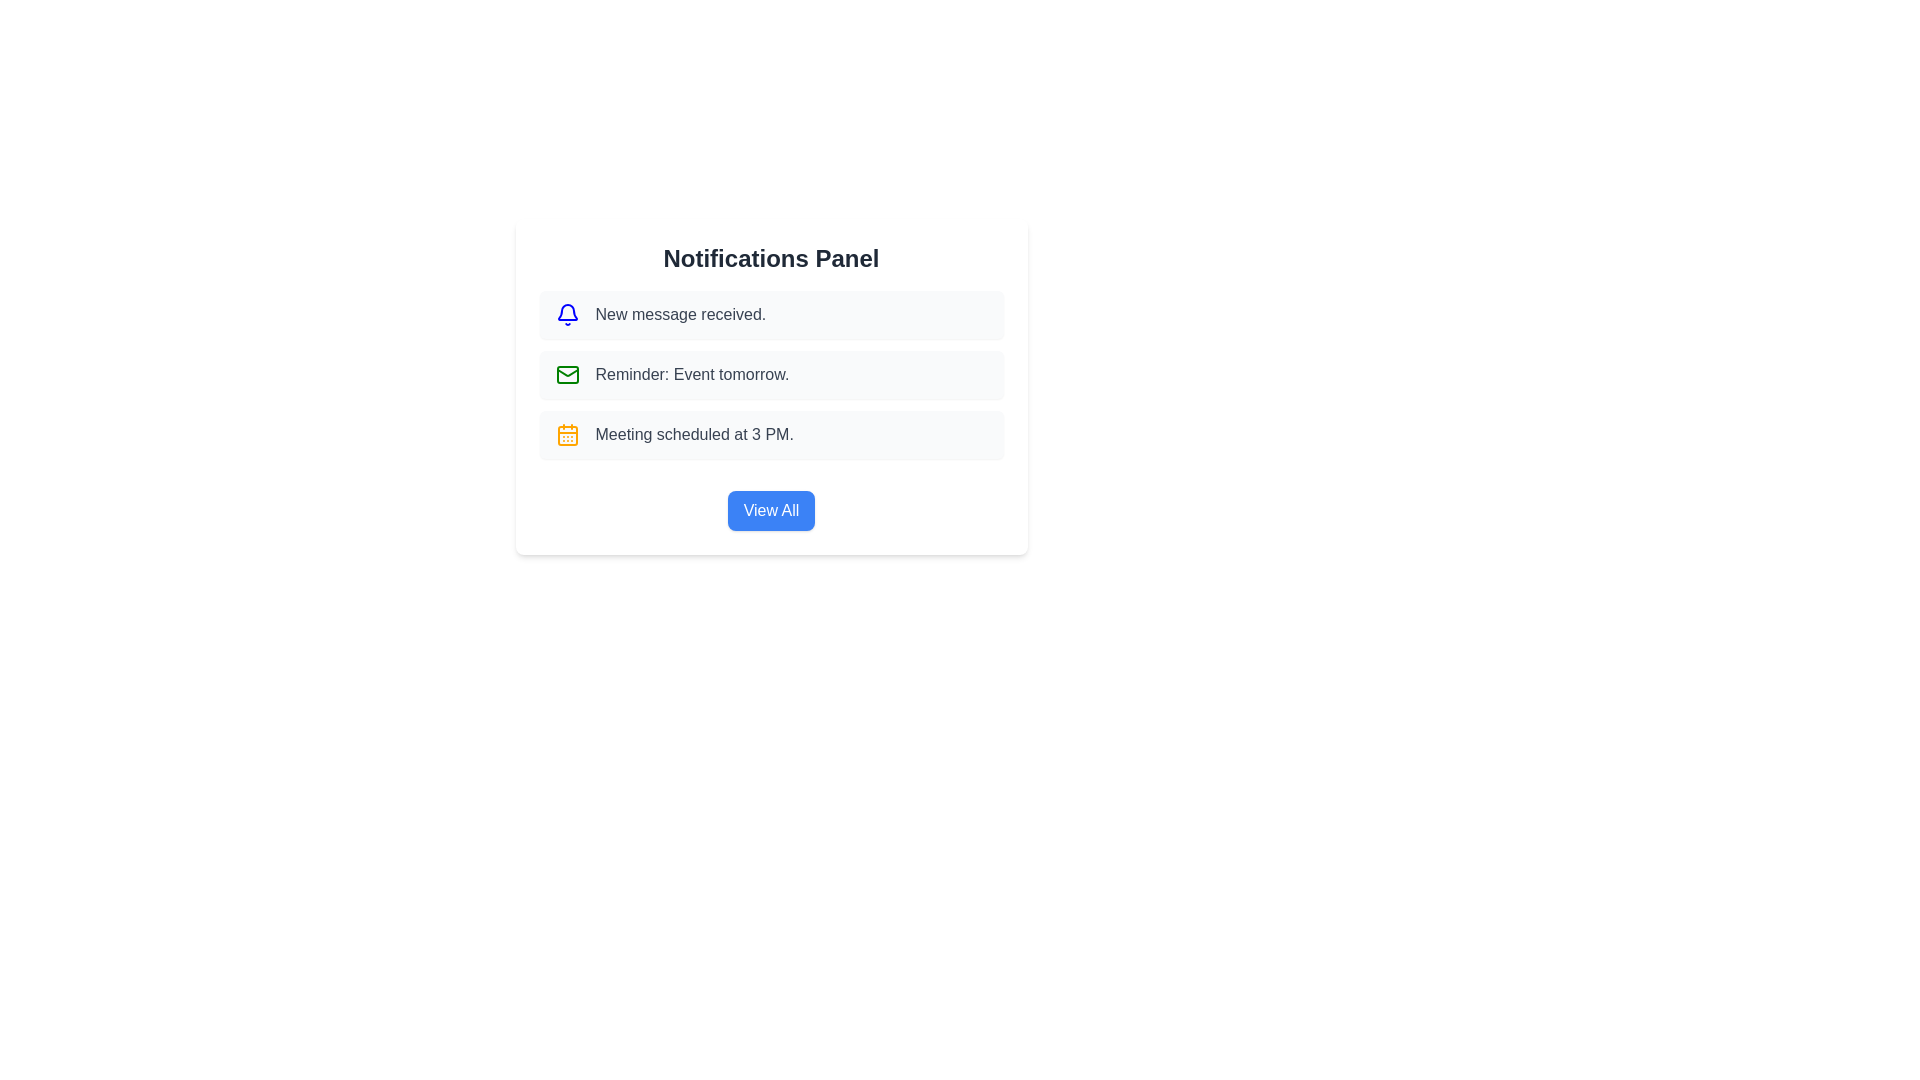 This screenshot has height=1080, width=1920. Describe the element at coordinates (566, 315) in the screenshot. I see `the bell icon representing notifications, positioned on the left side of the text label 'New message received' in the notification panel` at that location.